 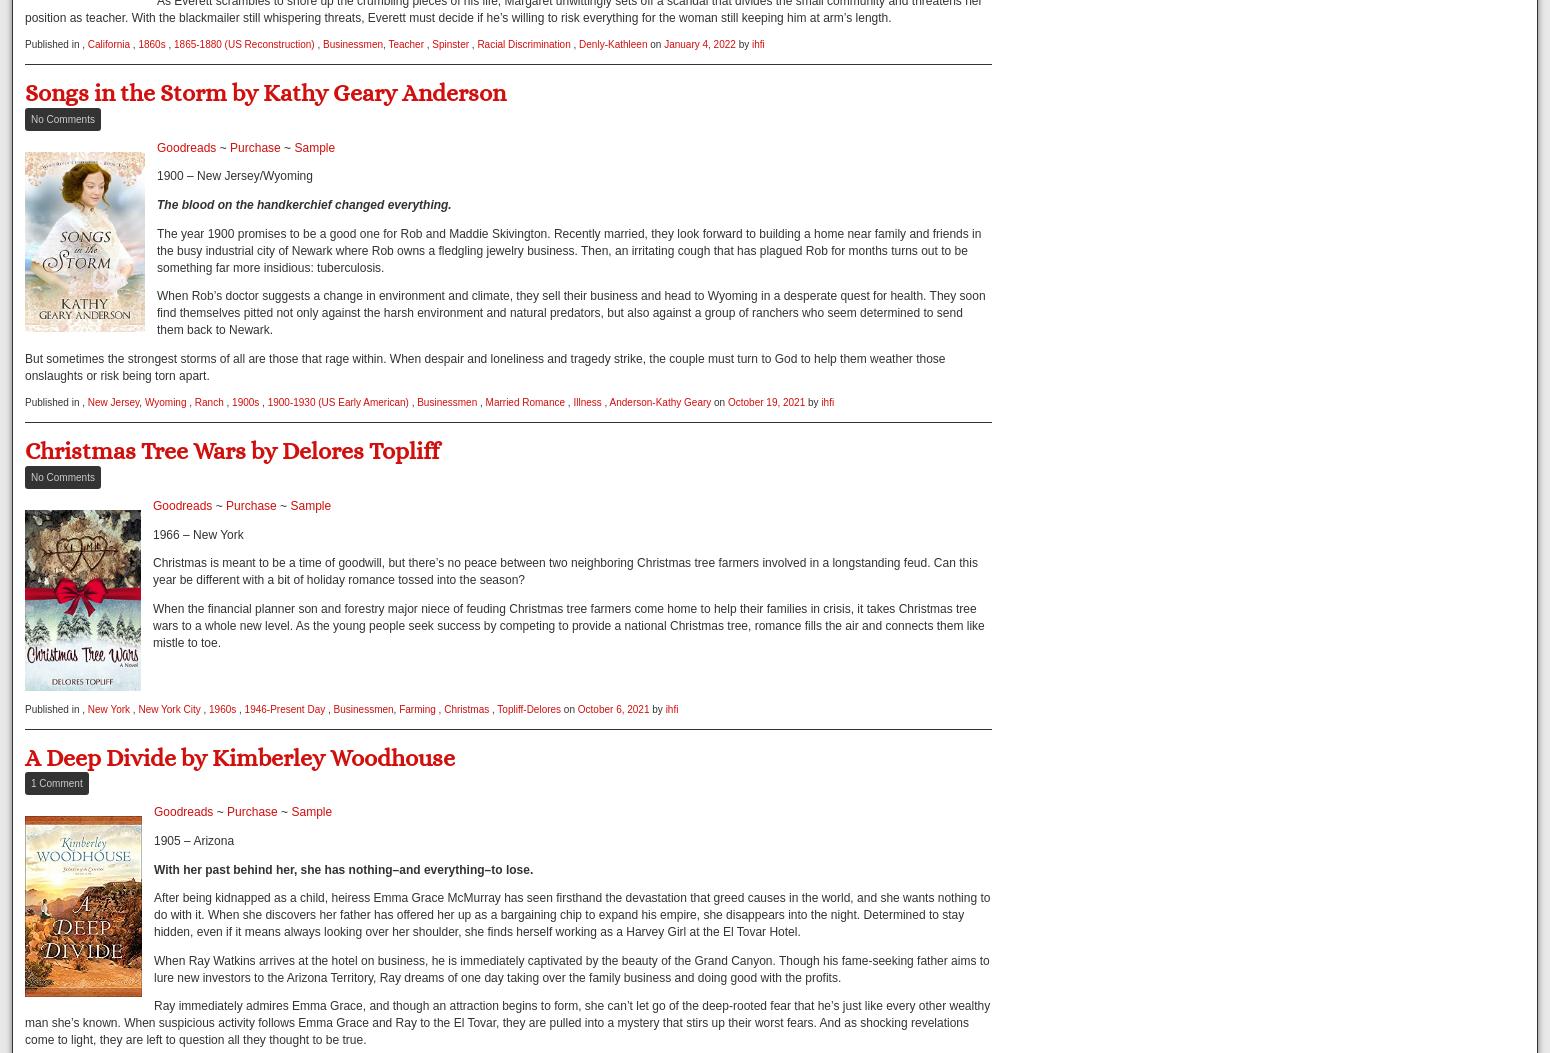 I want to click on 'Christmas is meant to be a time of goodwill, but there’s no peace between two neighboring Christmas tree farmers involved in a longstanding feud. Can this year be different with a bit of holiday romance tossed into the season?', so click(x=564, y=570).